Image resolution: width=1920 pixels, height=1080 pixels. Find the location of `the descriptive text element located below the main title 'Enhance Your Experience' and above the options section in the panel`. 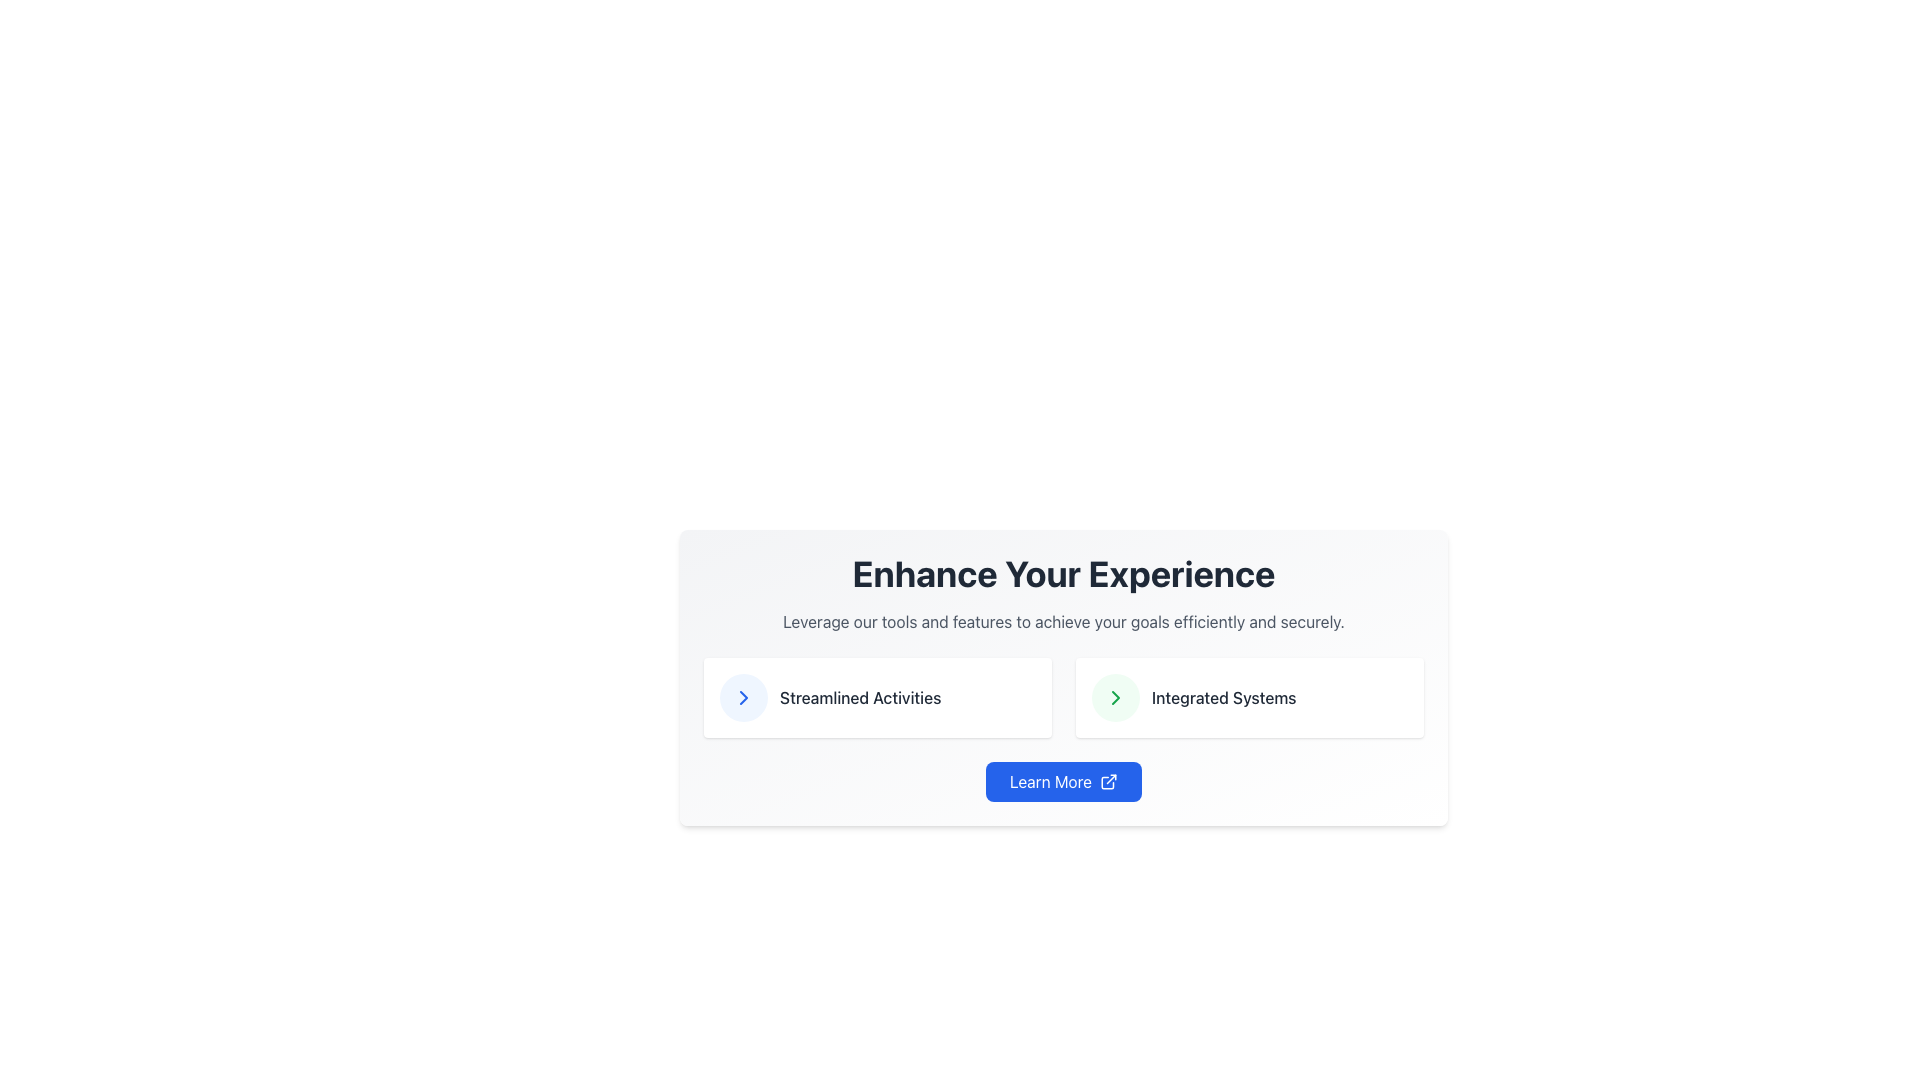

the descriptive text element located below the main title 'Enhance Your Experience' and above the options section in the panel is located at coordinates (1063, 620).